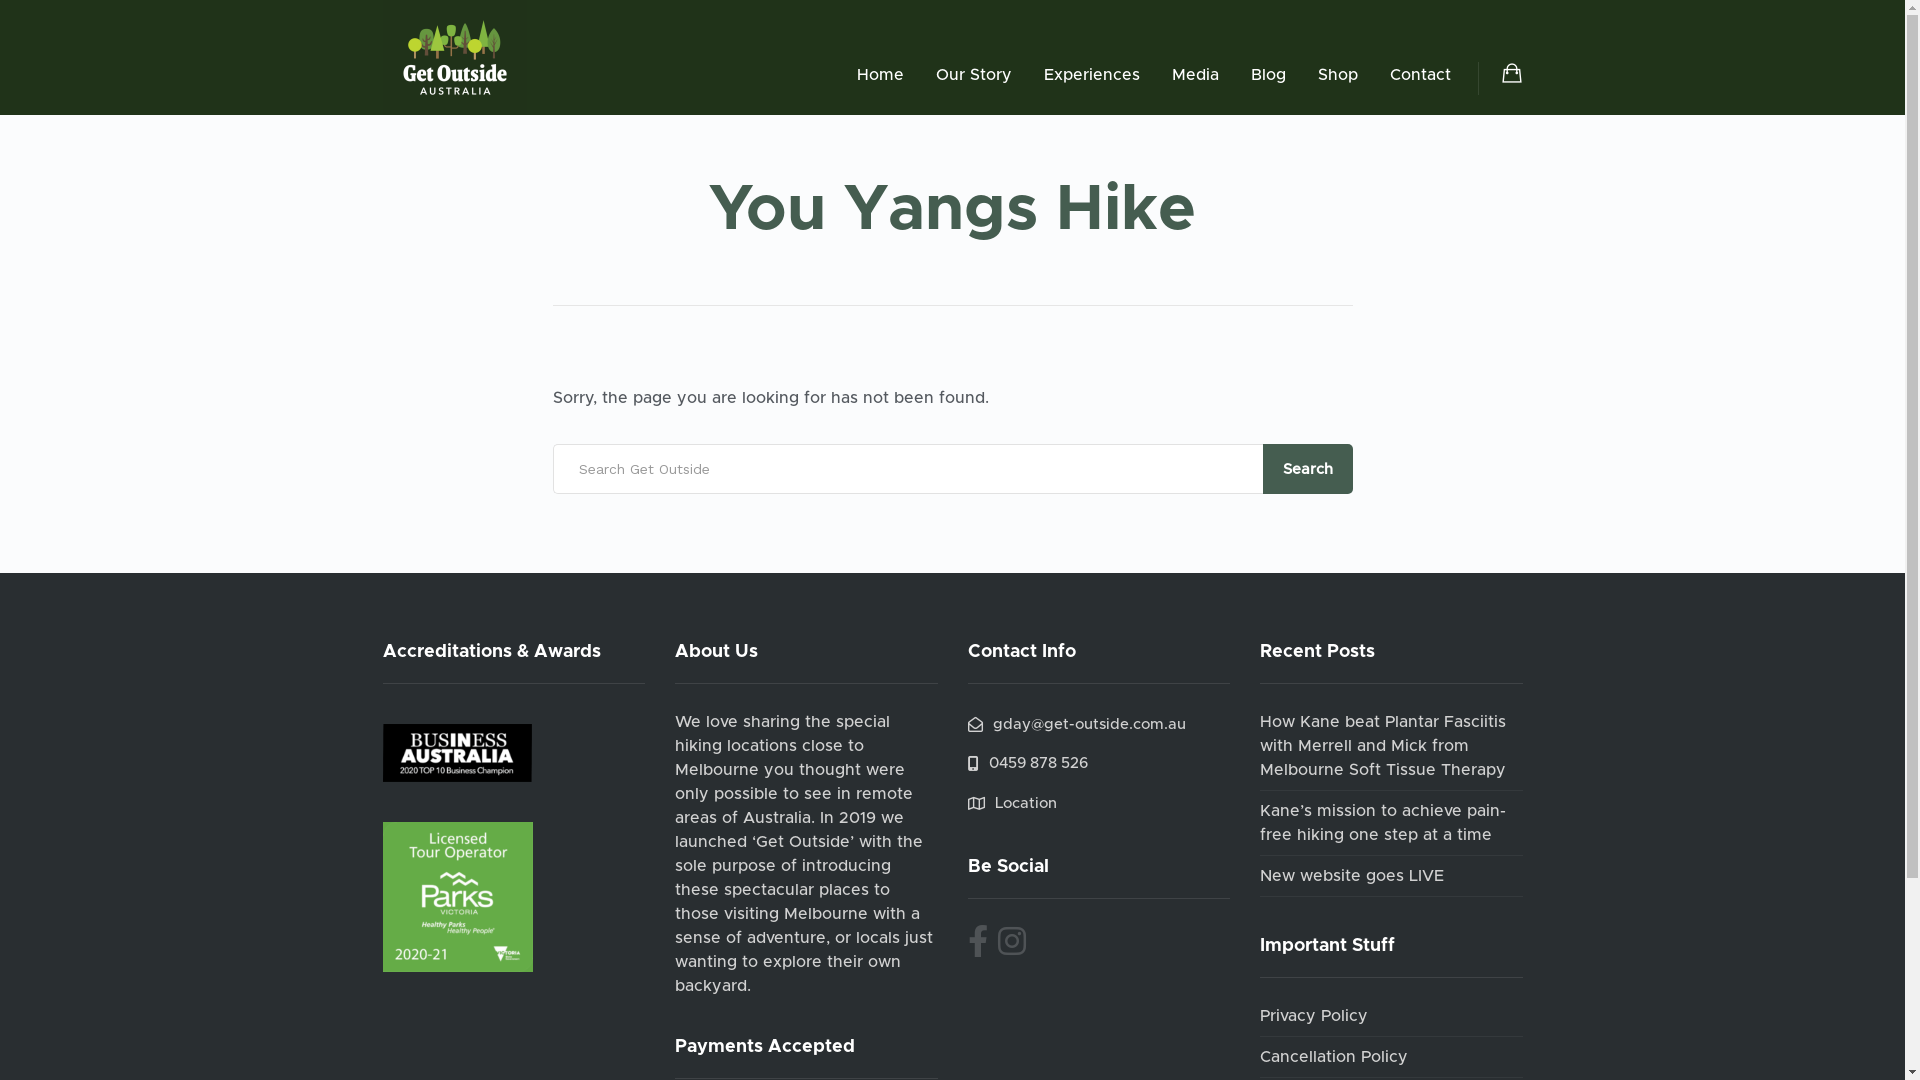 The height and width of the screenshot is (1080, 1920). Describe the element at coordinates (974, 73) in the screenshot. I see `'Our Story'` at that location.